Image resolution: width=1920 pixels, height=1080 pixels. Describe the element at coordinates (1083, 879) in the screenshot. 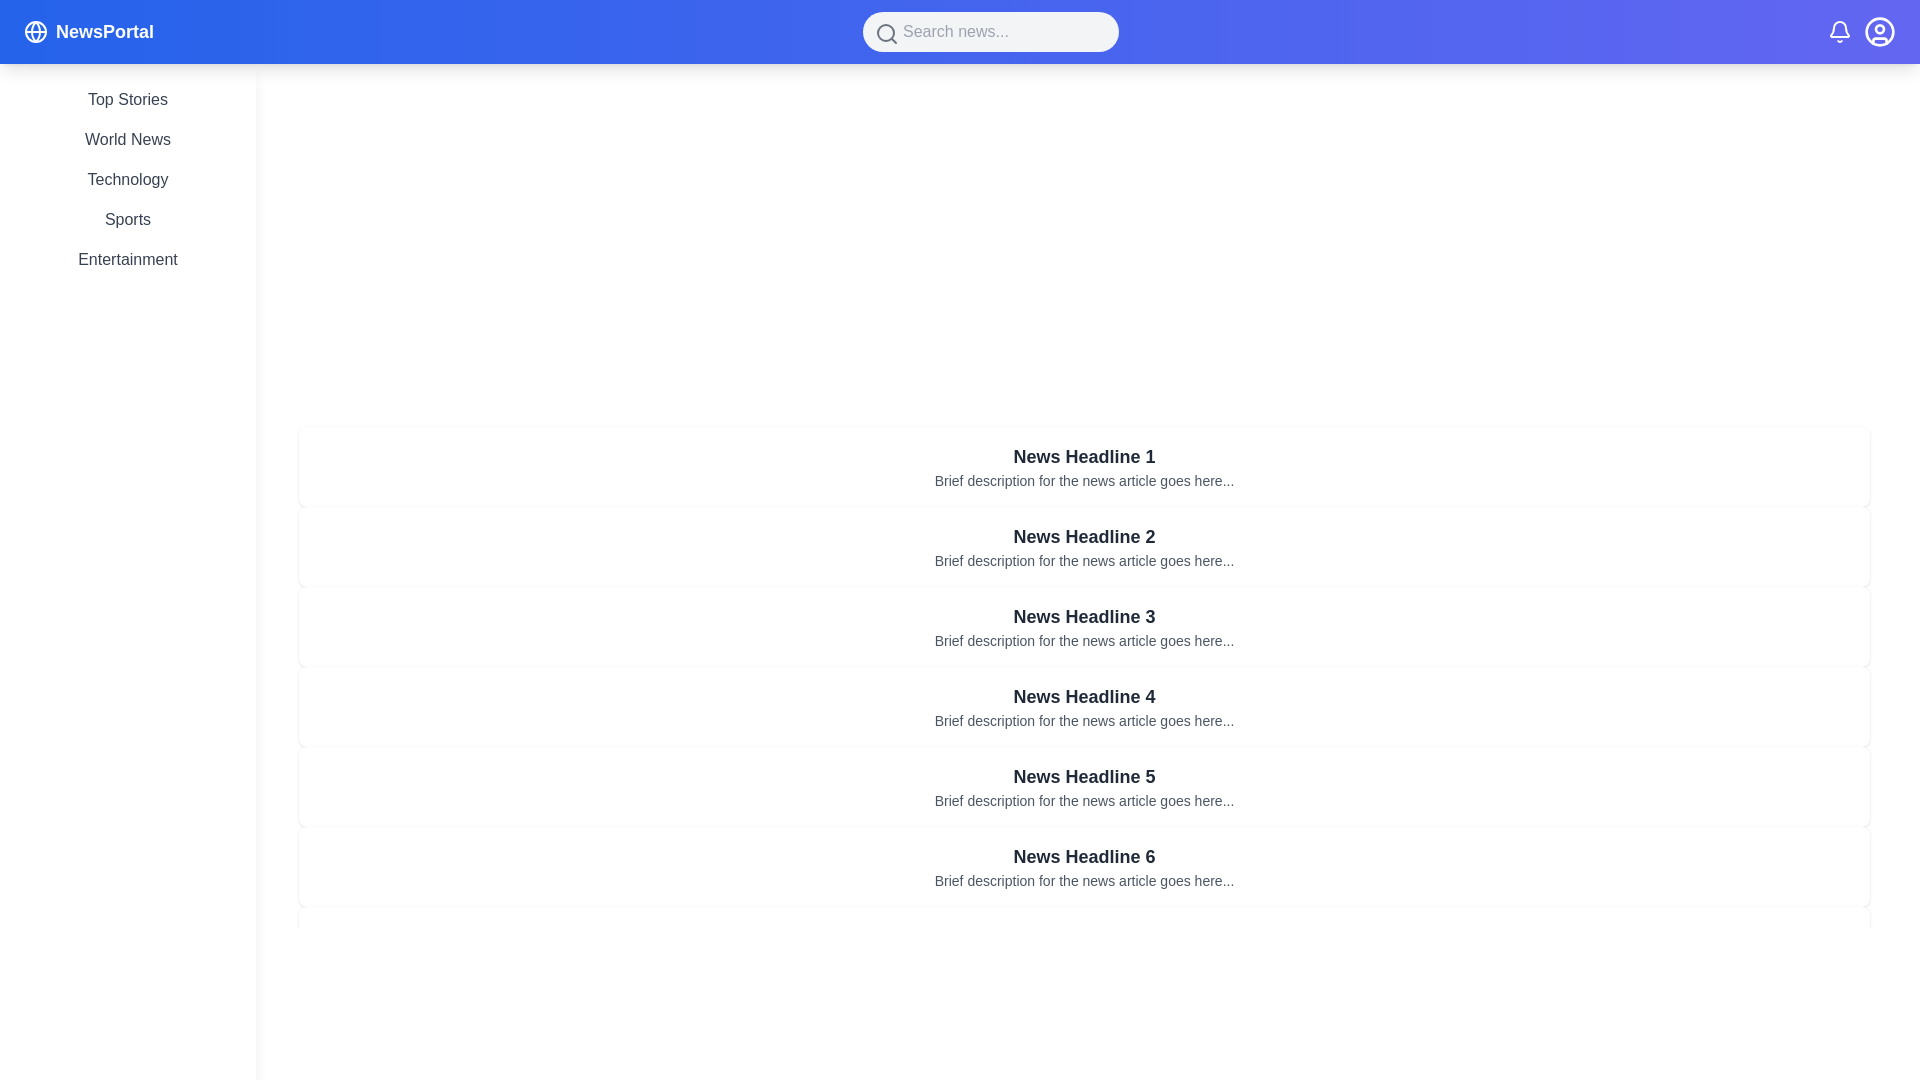

I see `the small gray text component that contains the description 'Brief description for the news article goes here...' located beneath 'News Headline 6'` at that location.